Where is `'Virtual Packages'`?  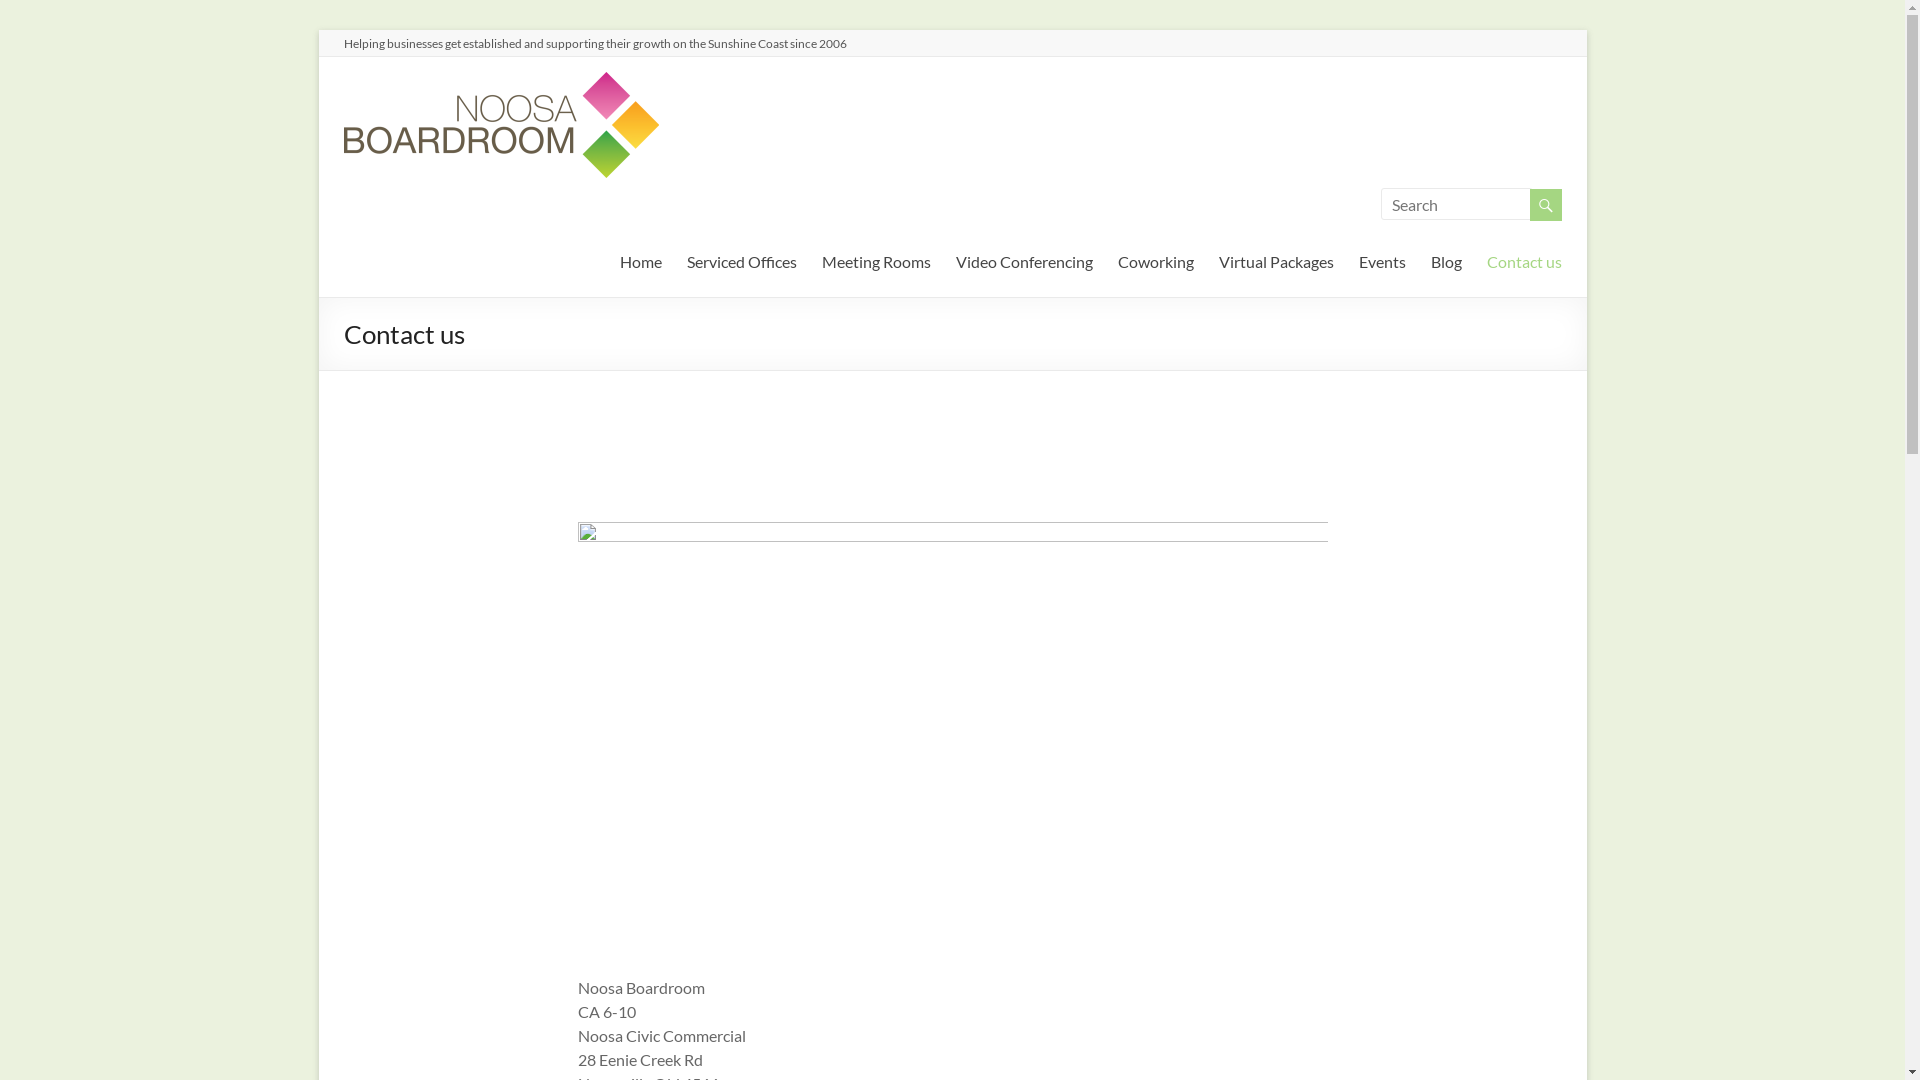
'Virtual Packages' is located at coordinates (1274, 257).